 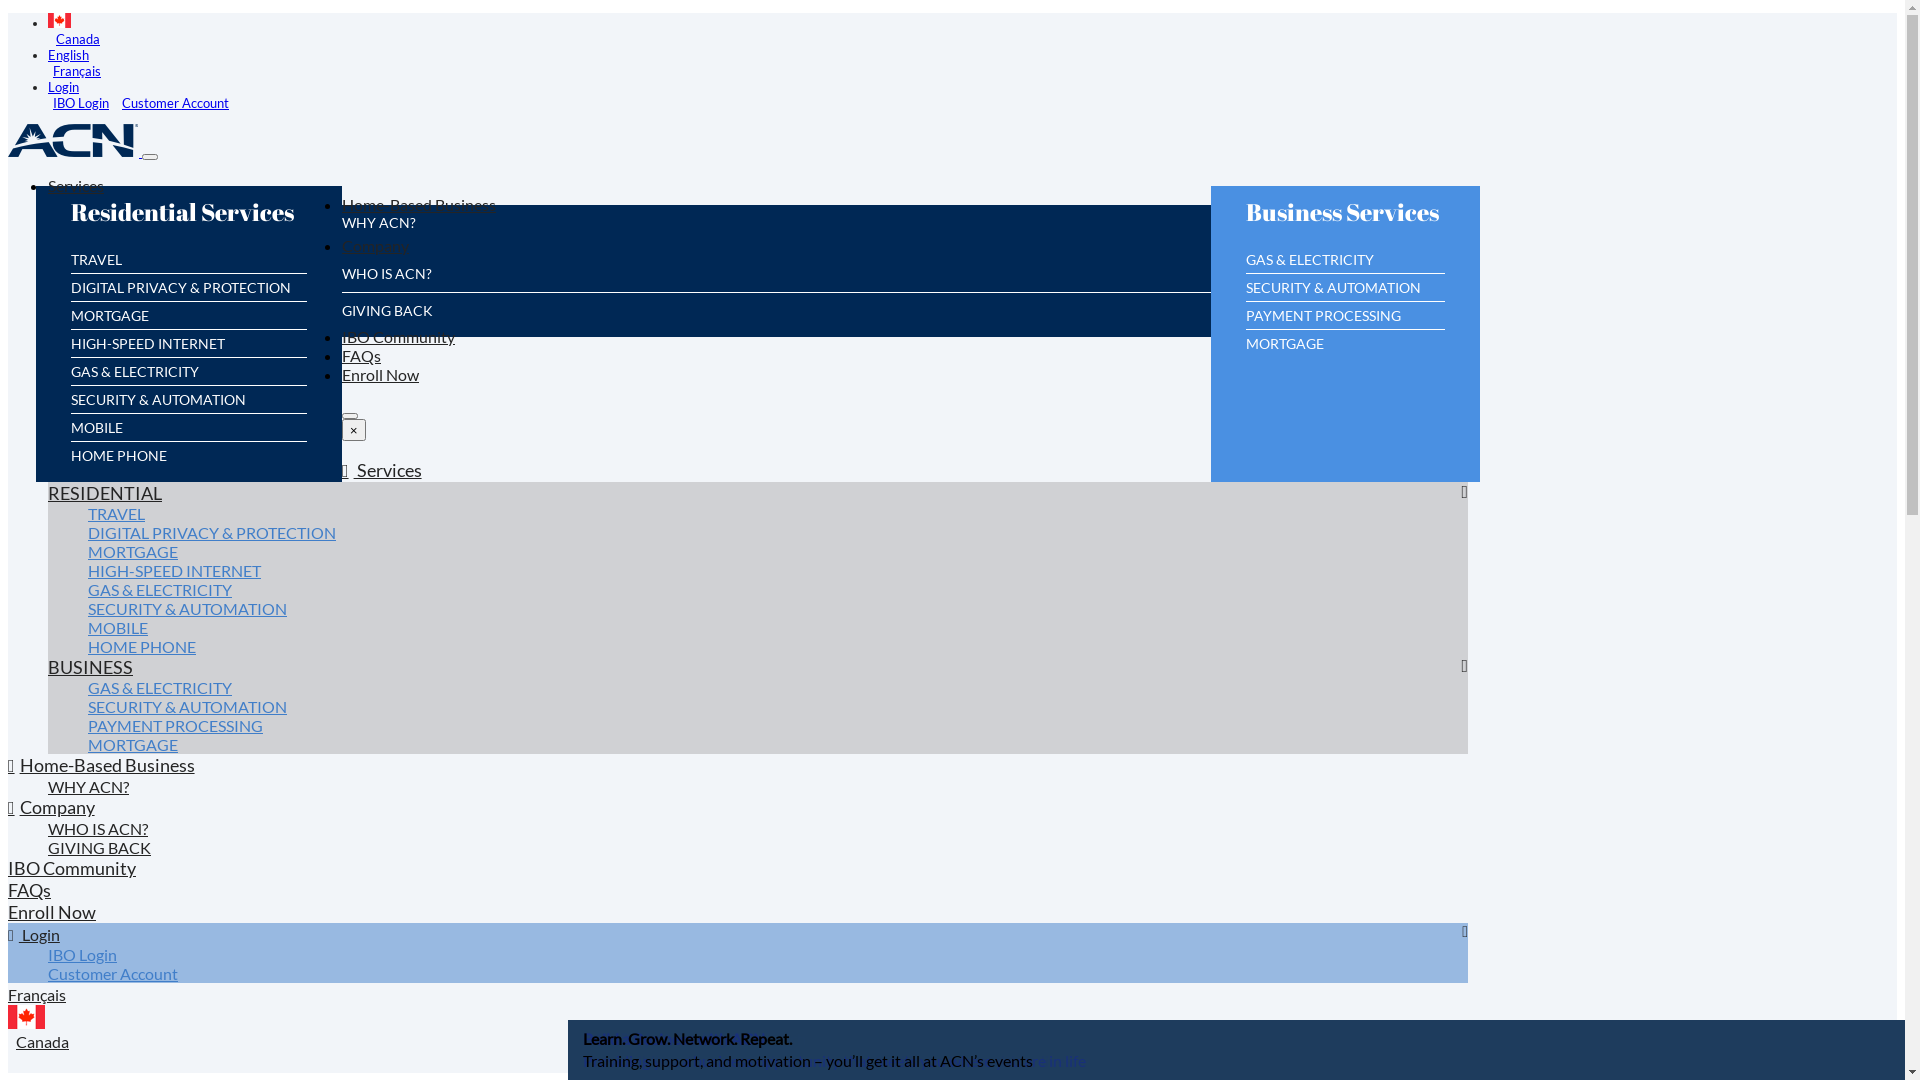 What do you see at coordinates (89, 674) in the screenshot?
I see `'BUSINESS'` at bounding box center [89, 674].